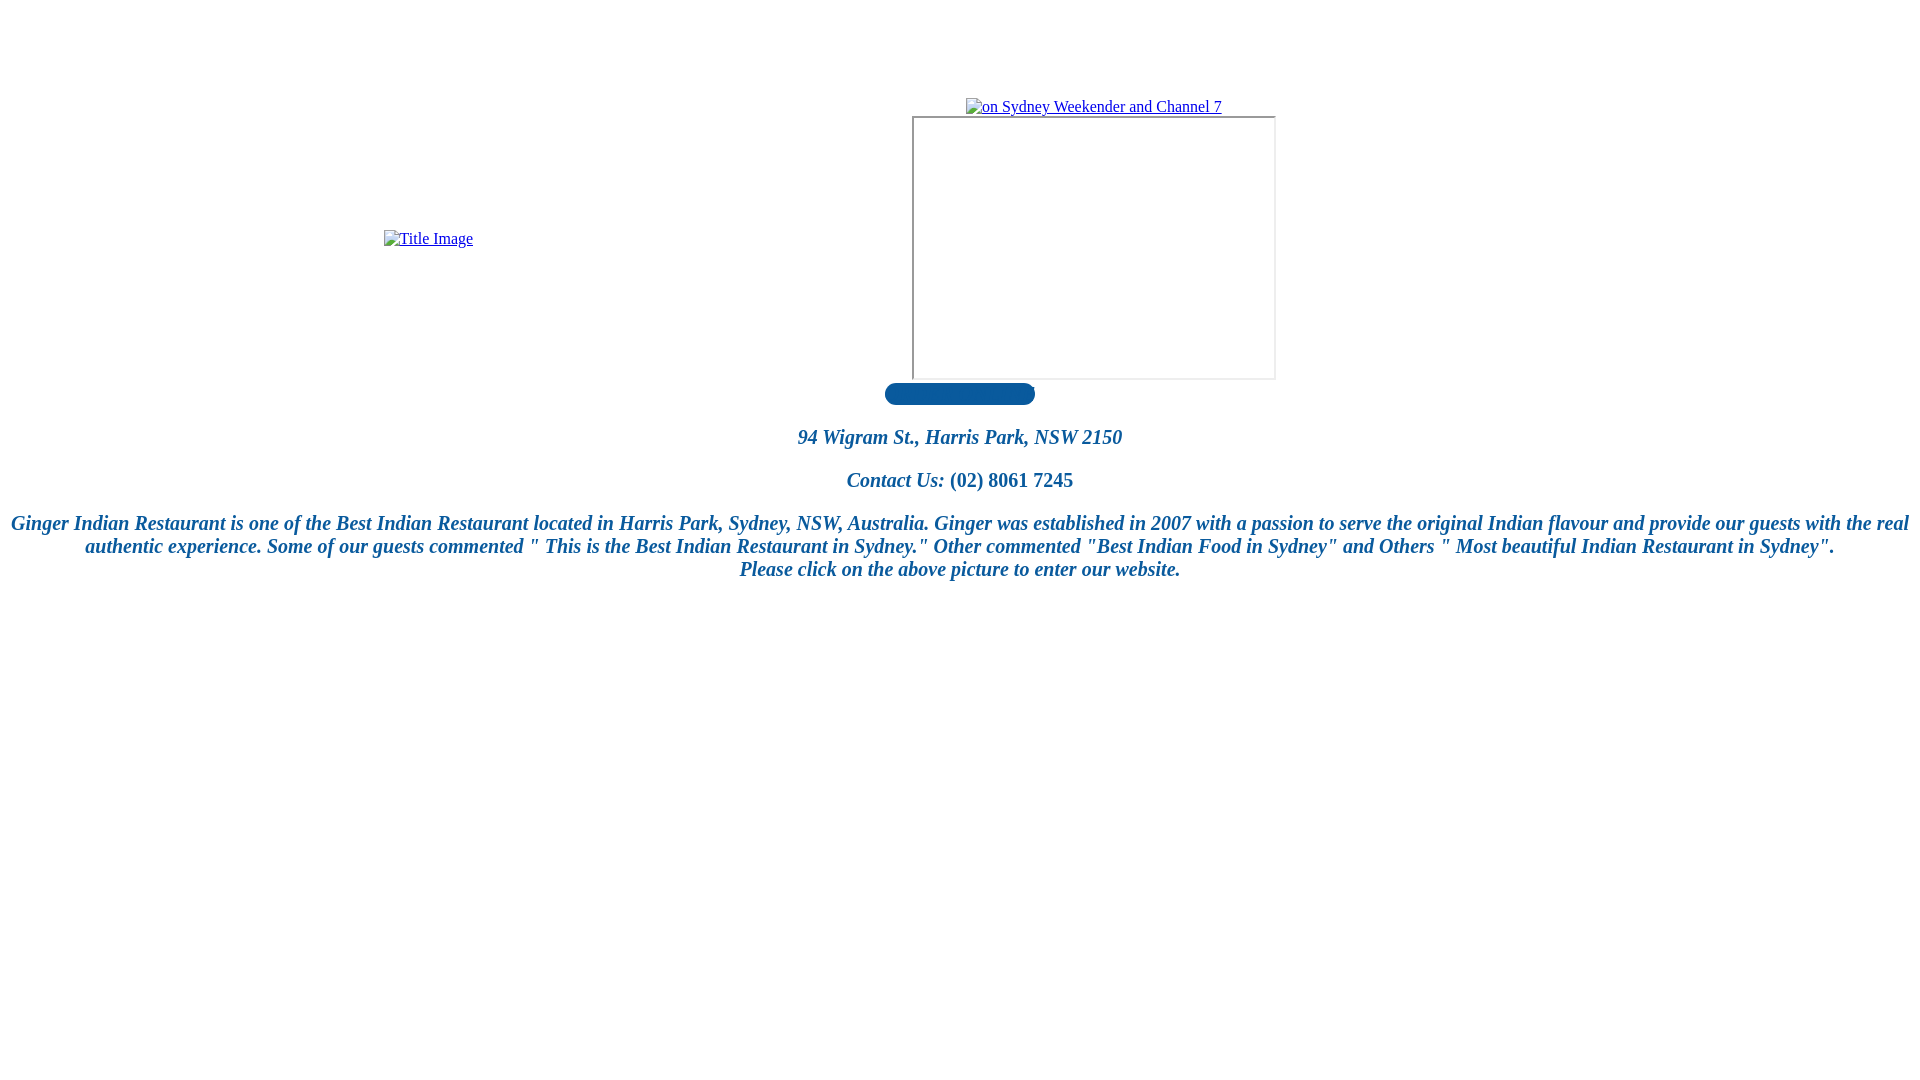 The width and height of the screenshot is (1920, 1080). Describe the element at coordinates (1093, 246) in the screenshot. I see `'ON CHANNEL 7'` at that location.